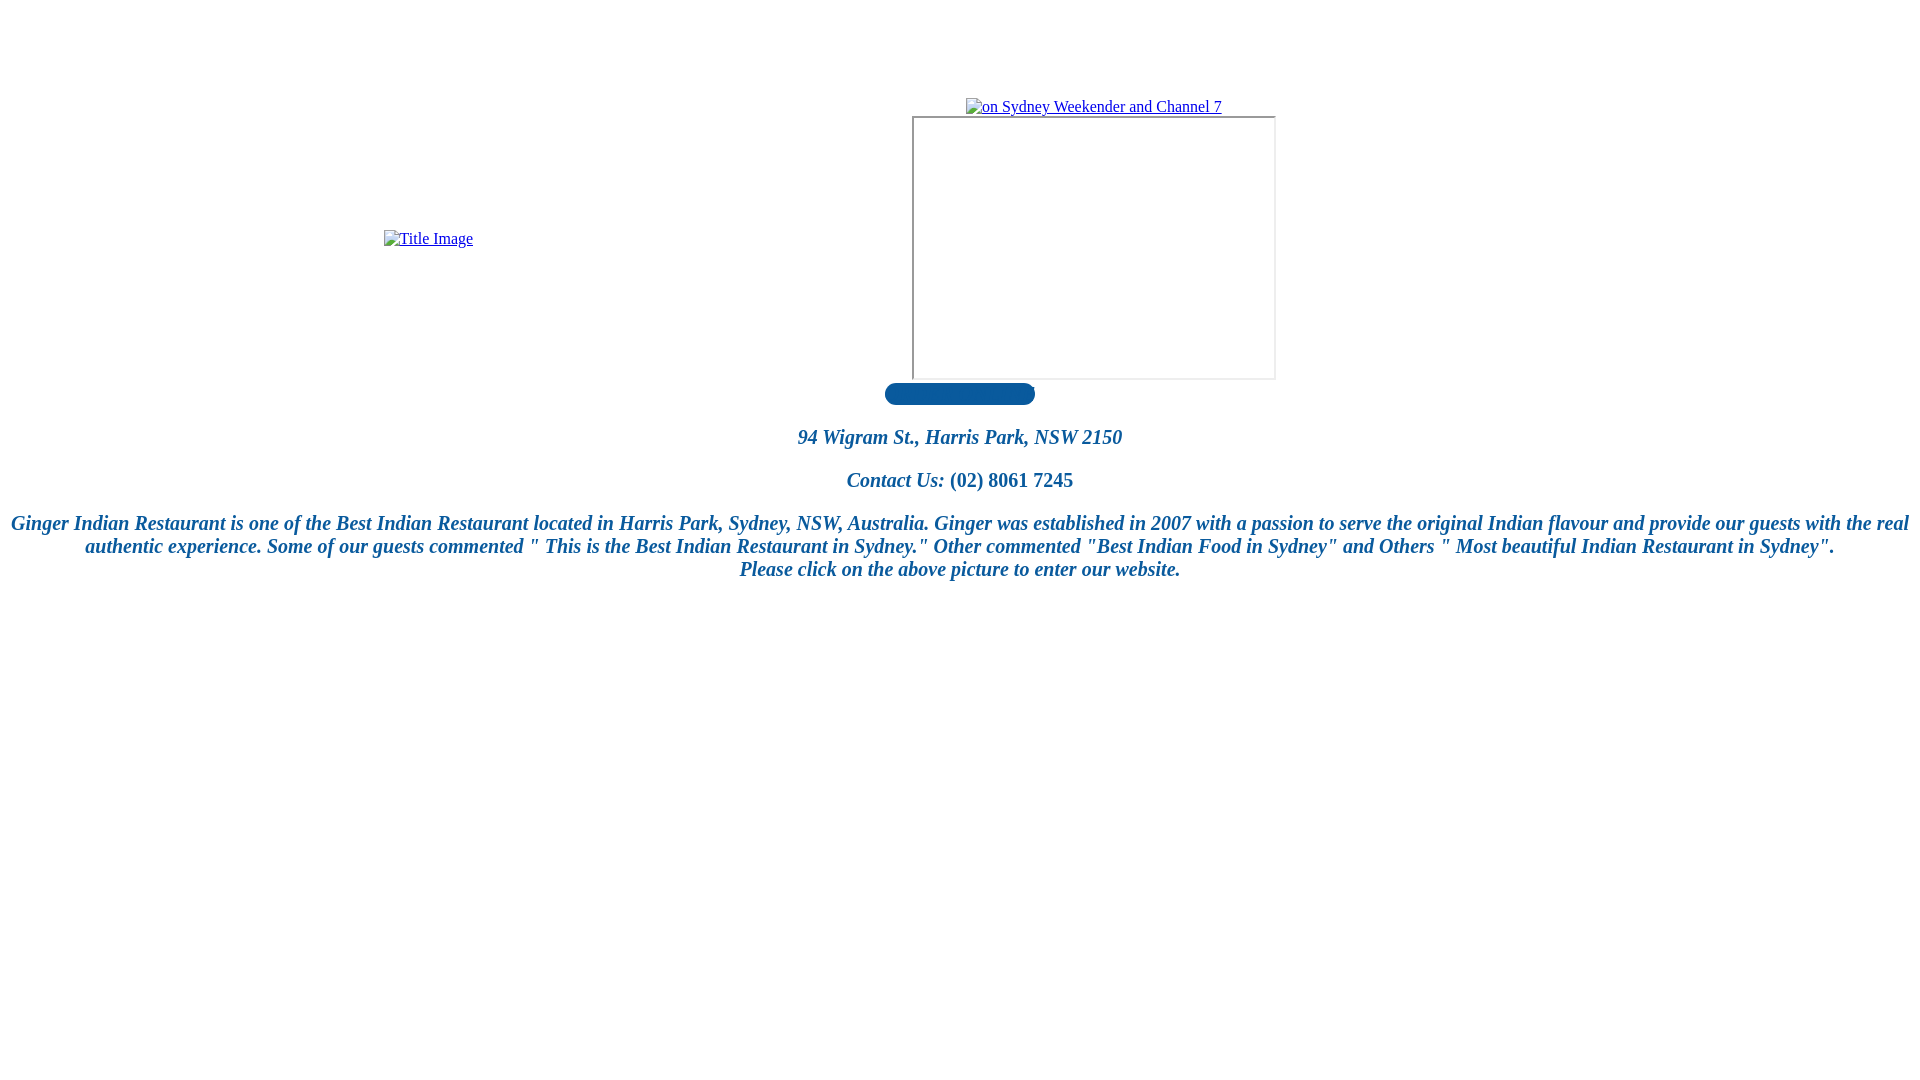 The width and height of the screenshot is (1920, 1080). Describe the element at coordinates (1093, 246) in the screenshot. I see `'ON CHANNEL 7'` at that location.